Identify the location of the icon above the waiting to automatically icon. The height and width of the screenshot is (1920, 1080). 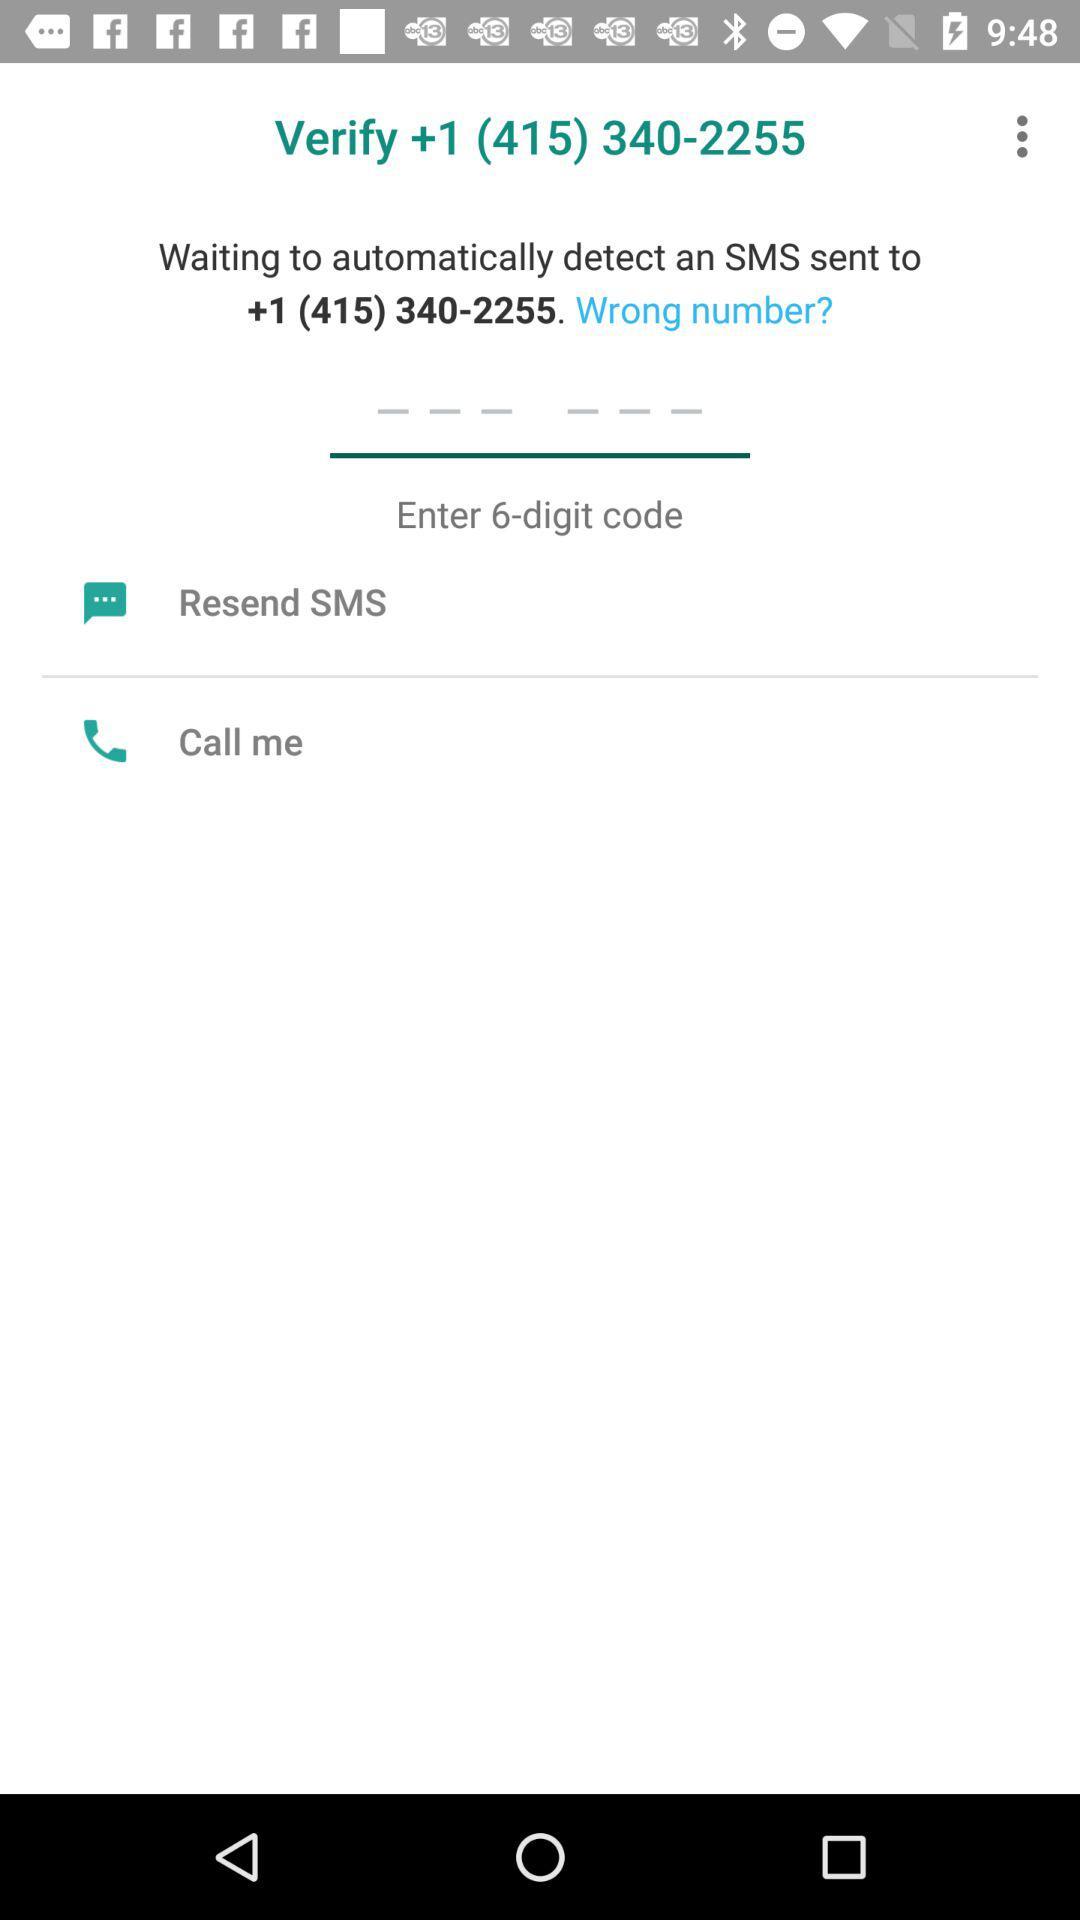
(1027, 135).